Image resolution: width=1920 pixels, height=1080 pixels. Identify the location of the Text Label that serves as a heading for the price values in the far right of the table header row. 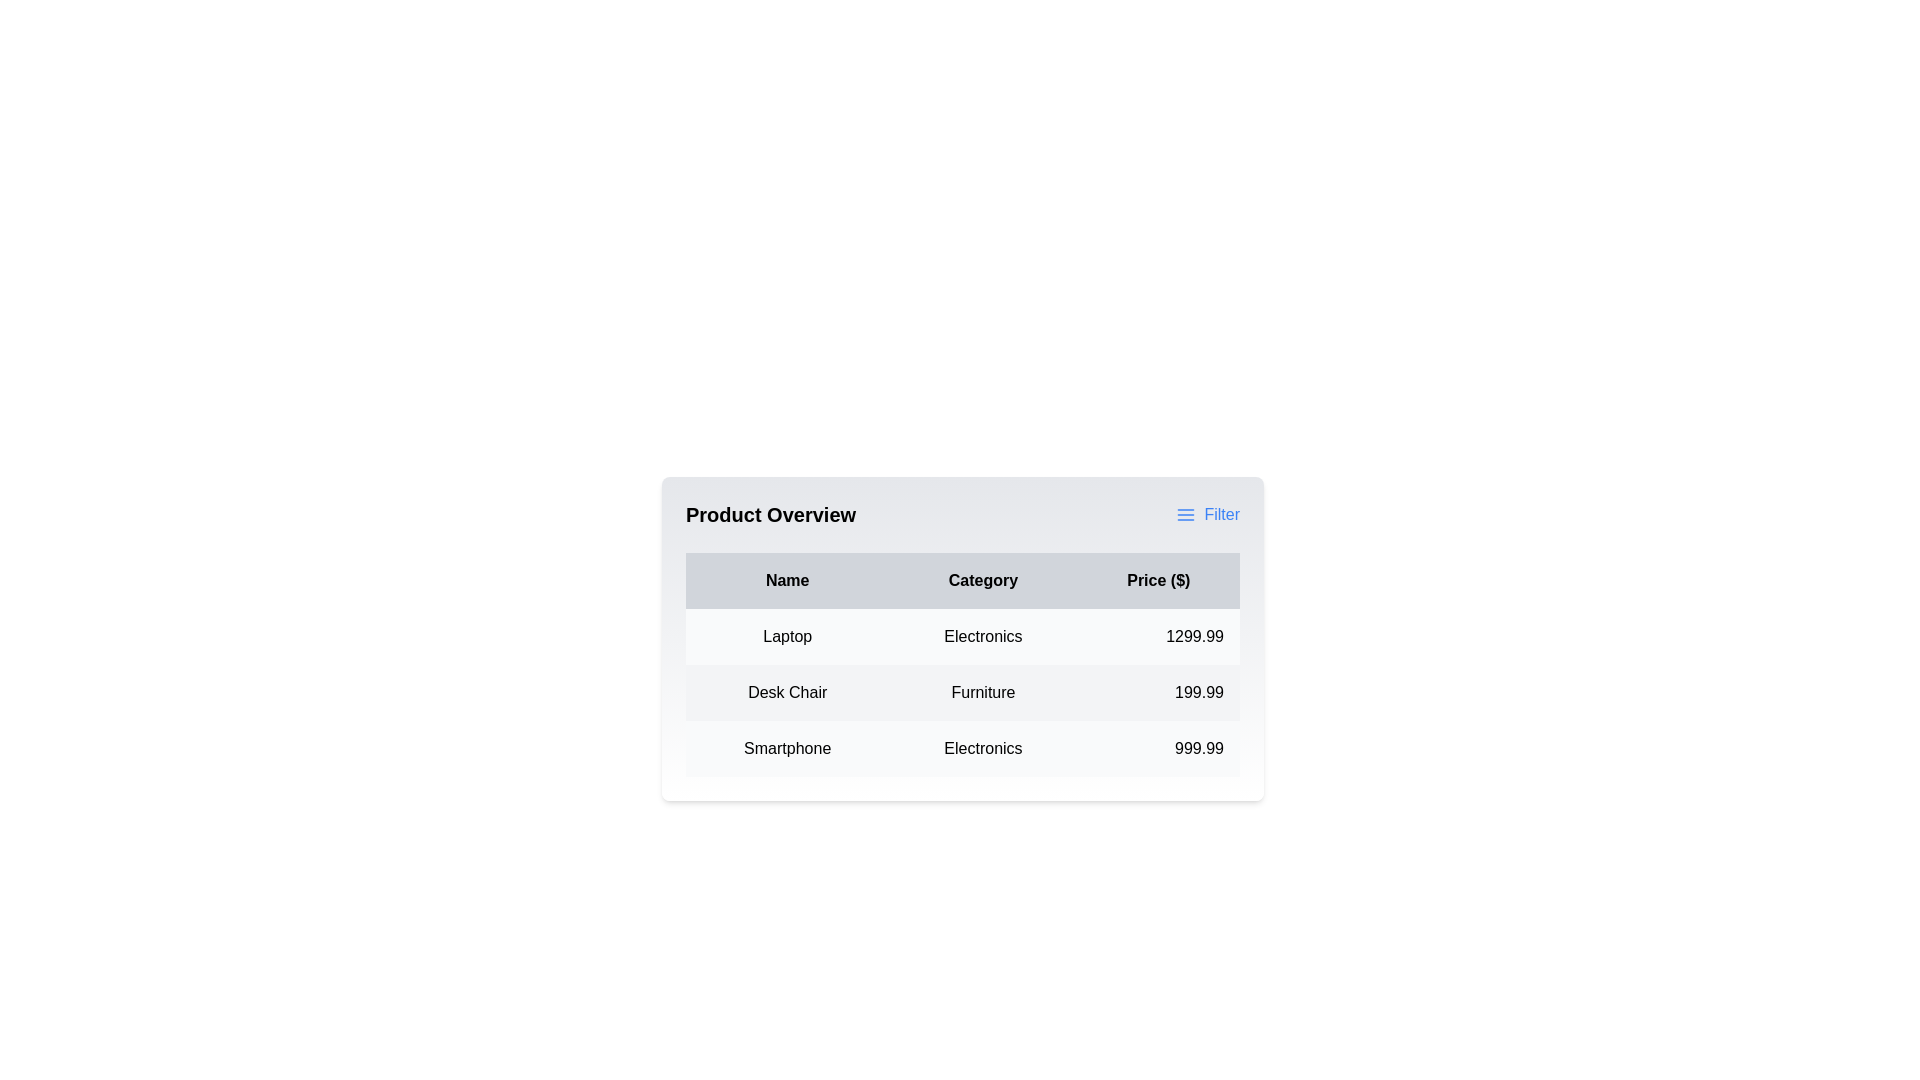
(1158, 581).